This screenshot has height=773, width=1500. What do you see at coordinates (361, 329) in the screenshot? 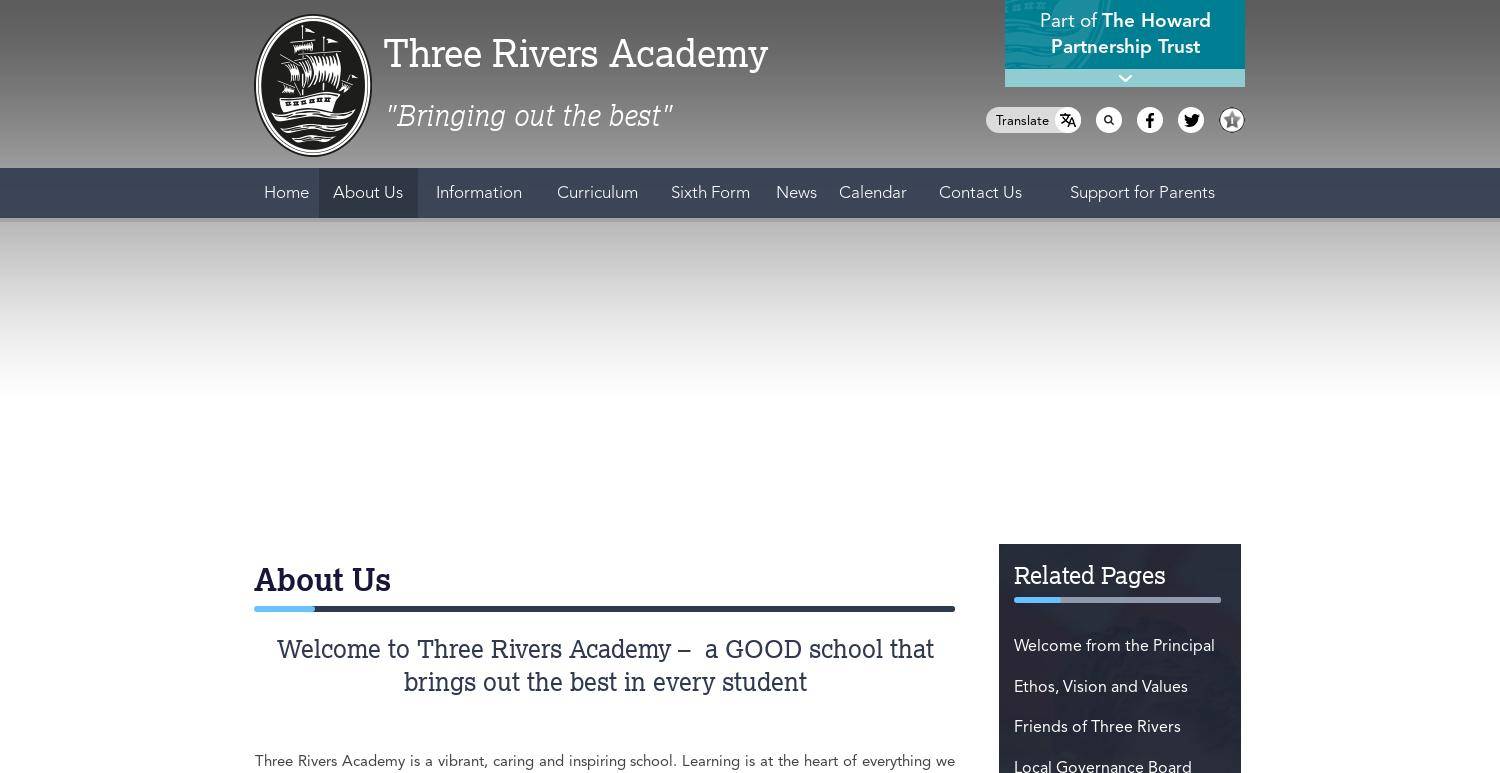
I see `'Tweets by 3RiversSurrey'` at bounding box center [361, 329].